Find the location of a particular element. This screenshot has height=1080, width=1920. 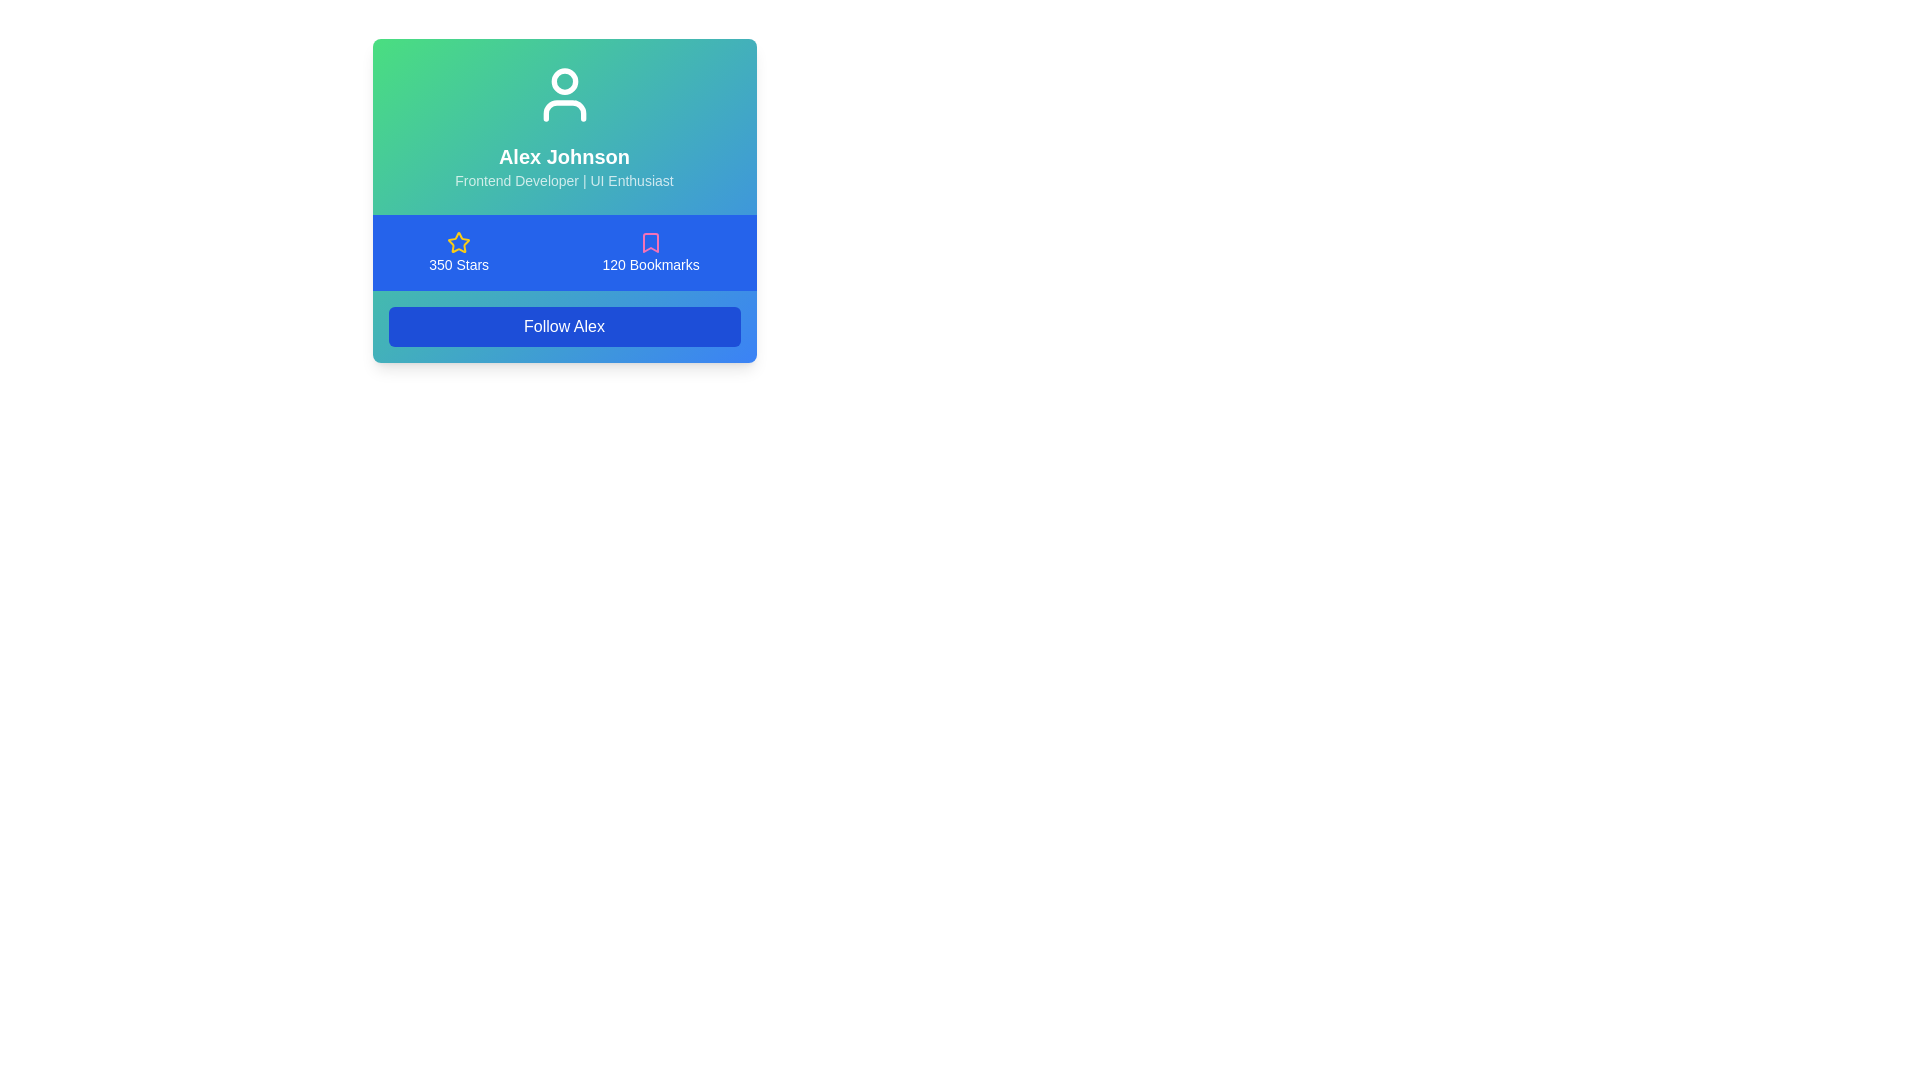

the Statistical Display element that shows the count of bookmarks, located in the blue section below the user details card, centered right and second in the layout is located at coordinates (651, 252).